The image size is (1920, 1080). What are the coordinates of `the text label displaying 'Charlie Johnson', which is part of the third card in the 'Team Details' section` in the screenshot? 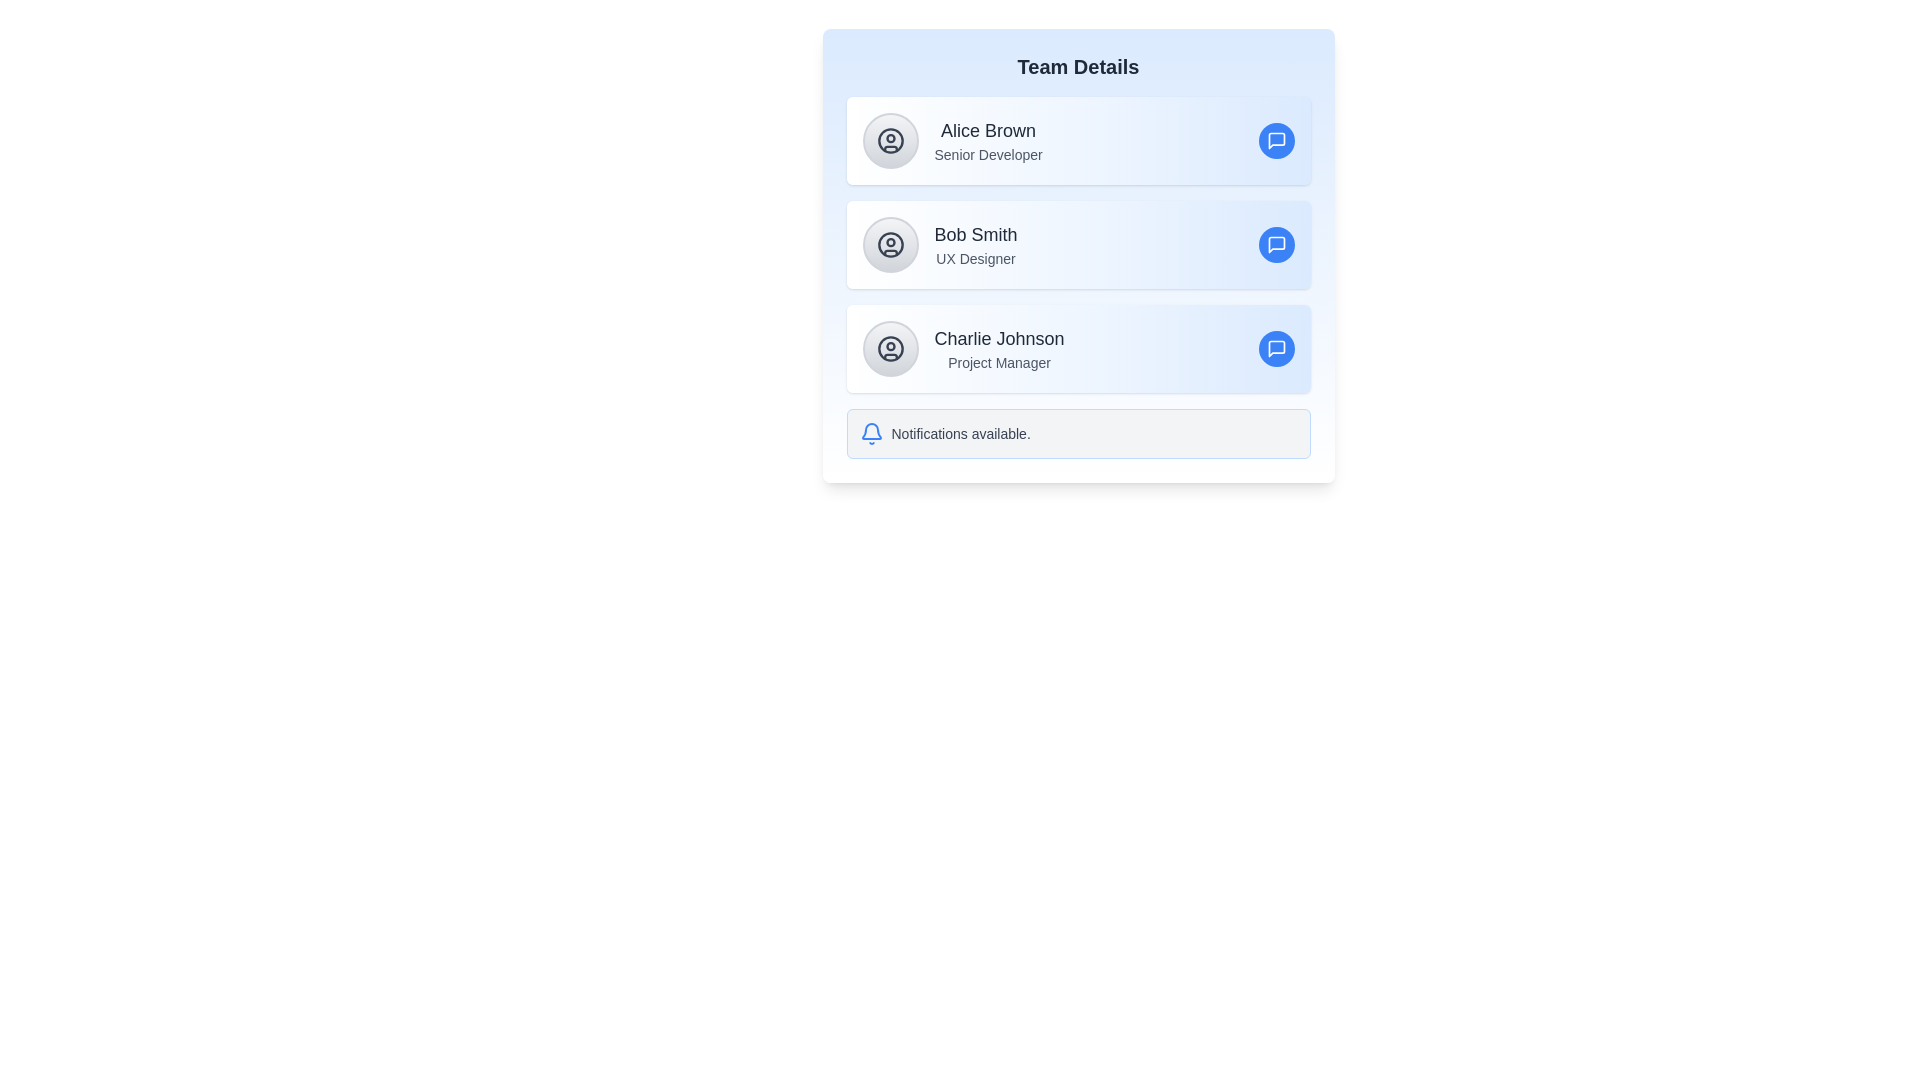 It's located at (999, 338).